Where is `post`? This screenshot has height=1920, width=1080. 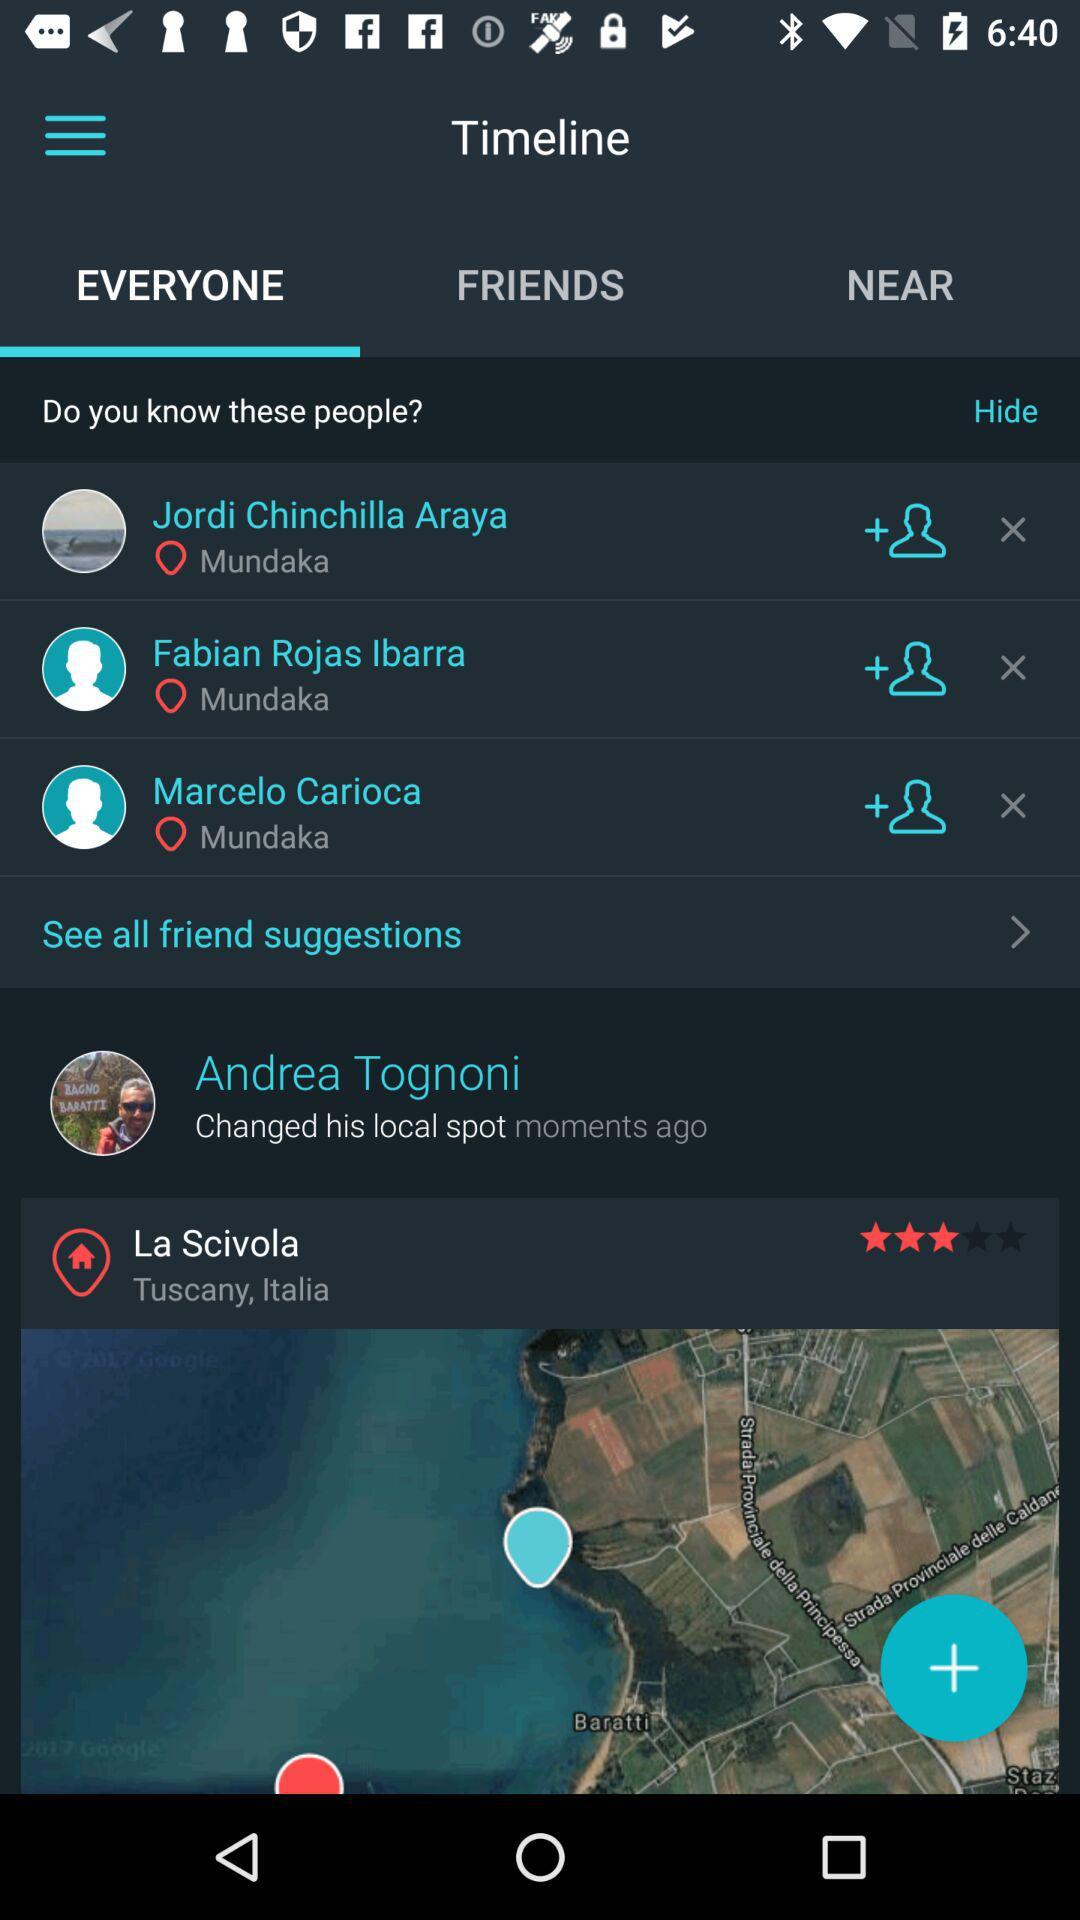 post is located at coordinates (952, 1667).